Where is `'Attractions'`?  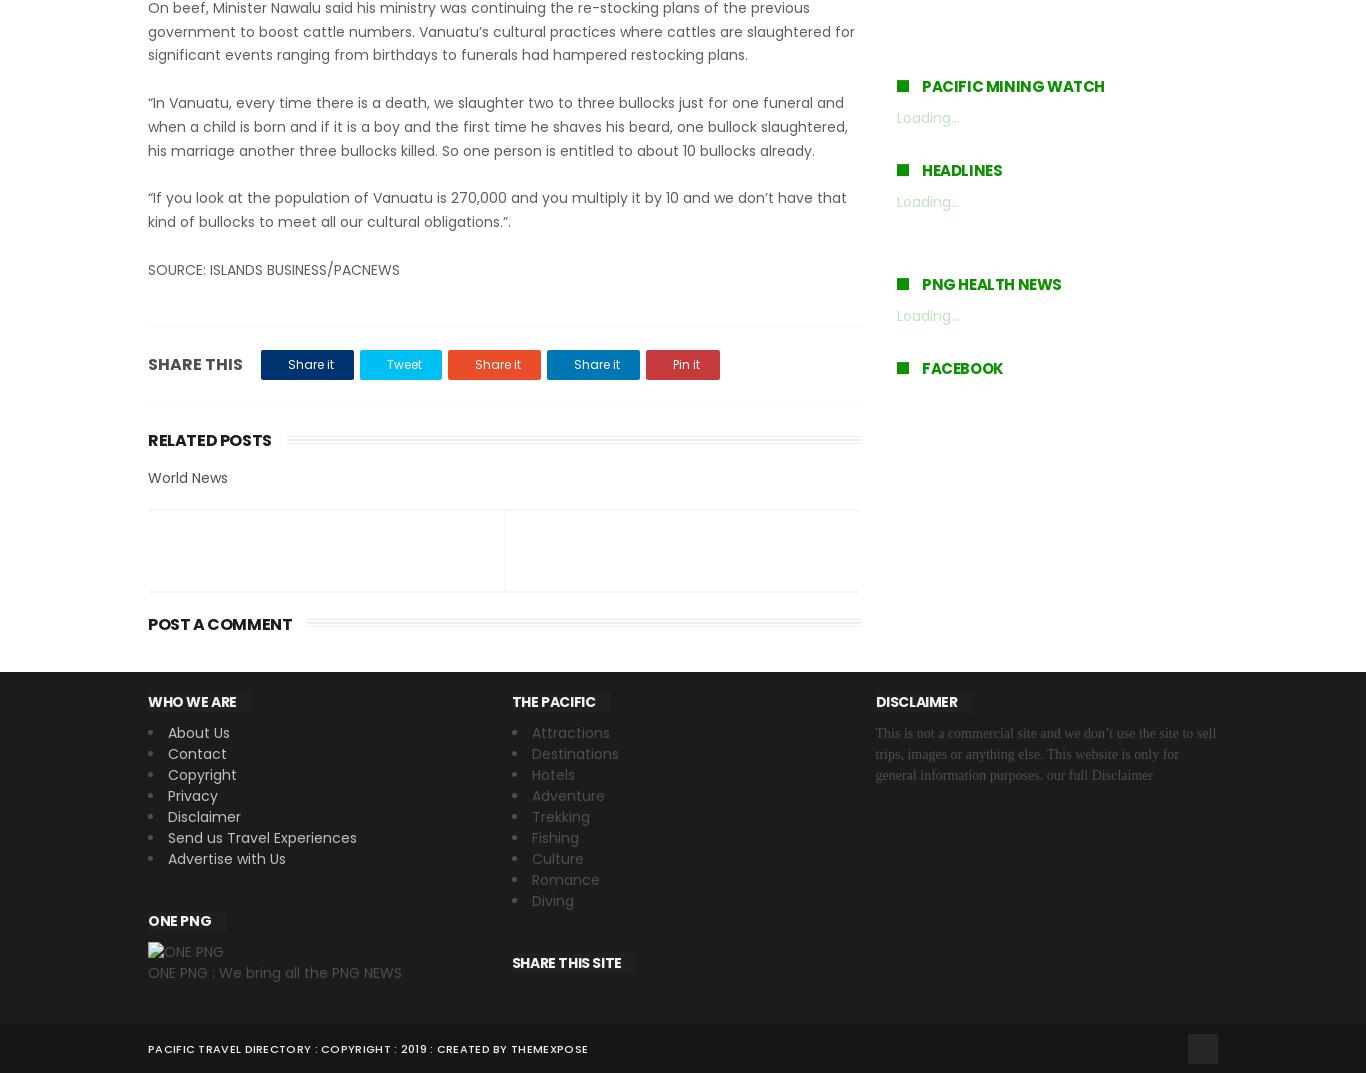
'Attractions' is located at coordinates (569, 731).